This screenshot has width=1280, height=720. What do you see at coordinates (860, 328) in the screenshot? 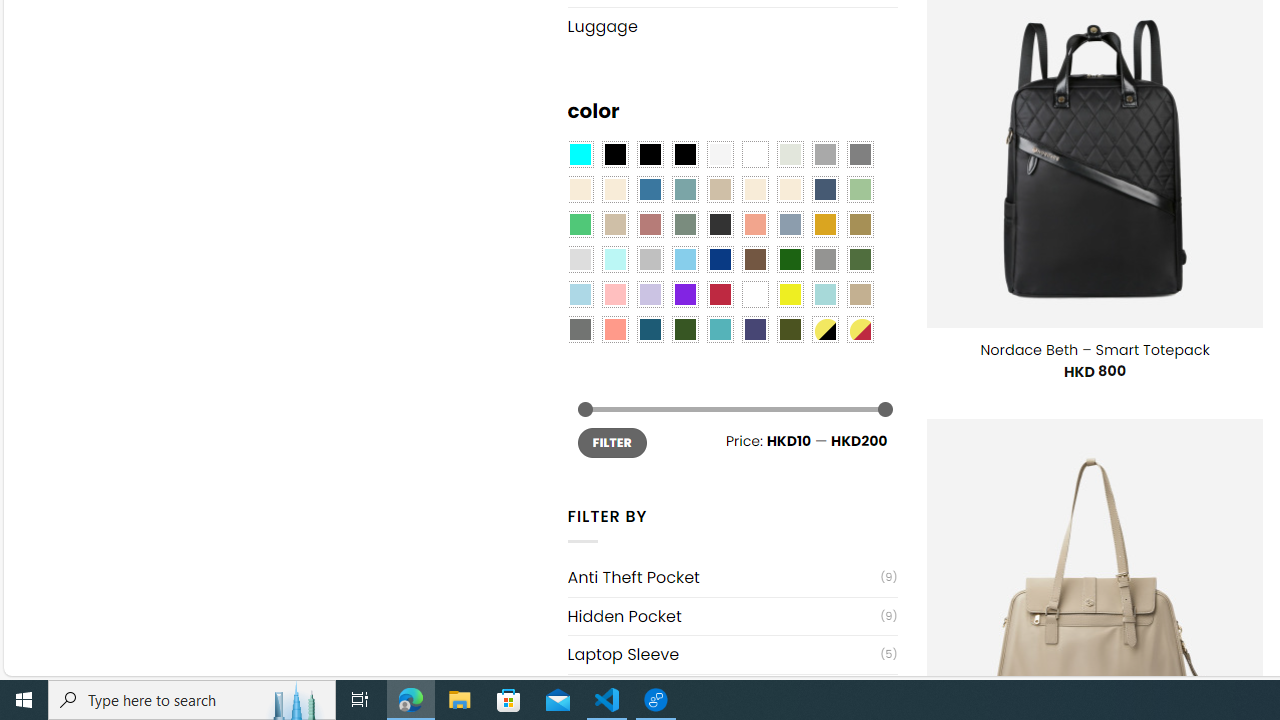
I see `'Yellow-Red'` at bounding box center [860, 328].